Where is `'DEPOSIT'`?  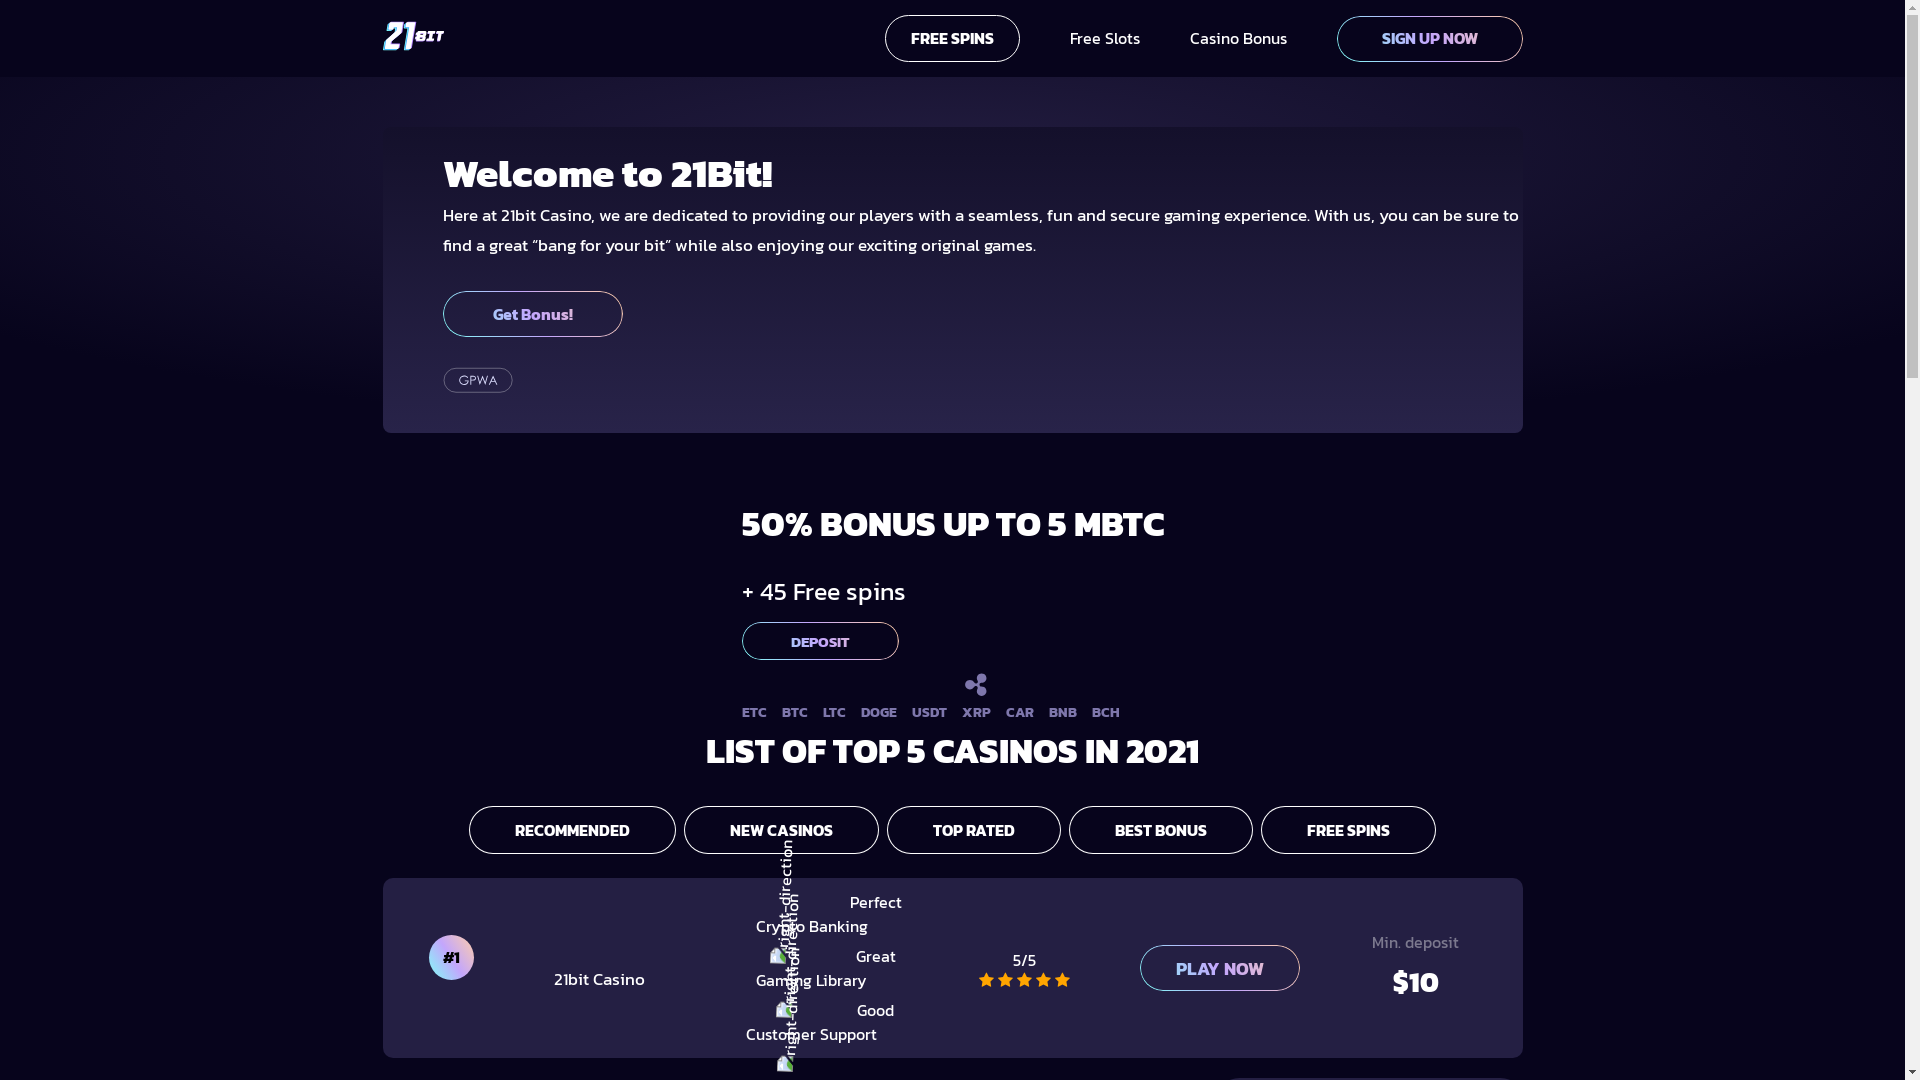
'DEPOSIT' is located at coordinates (741, 640).